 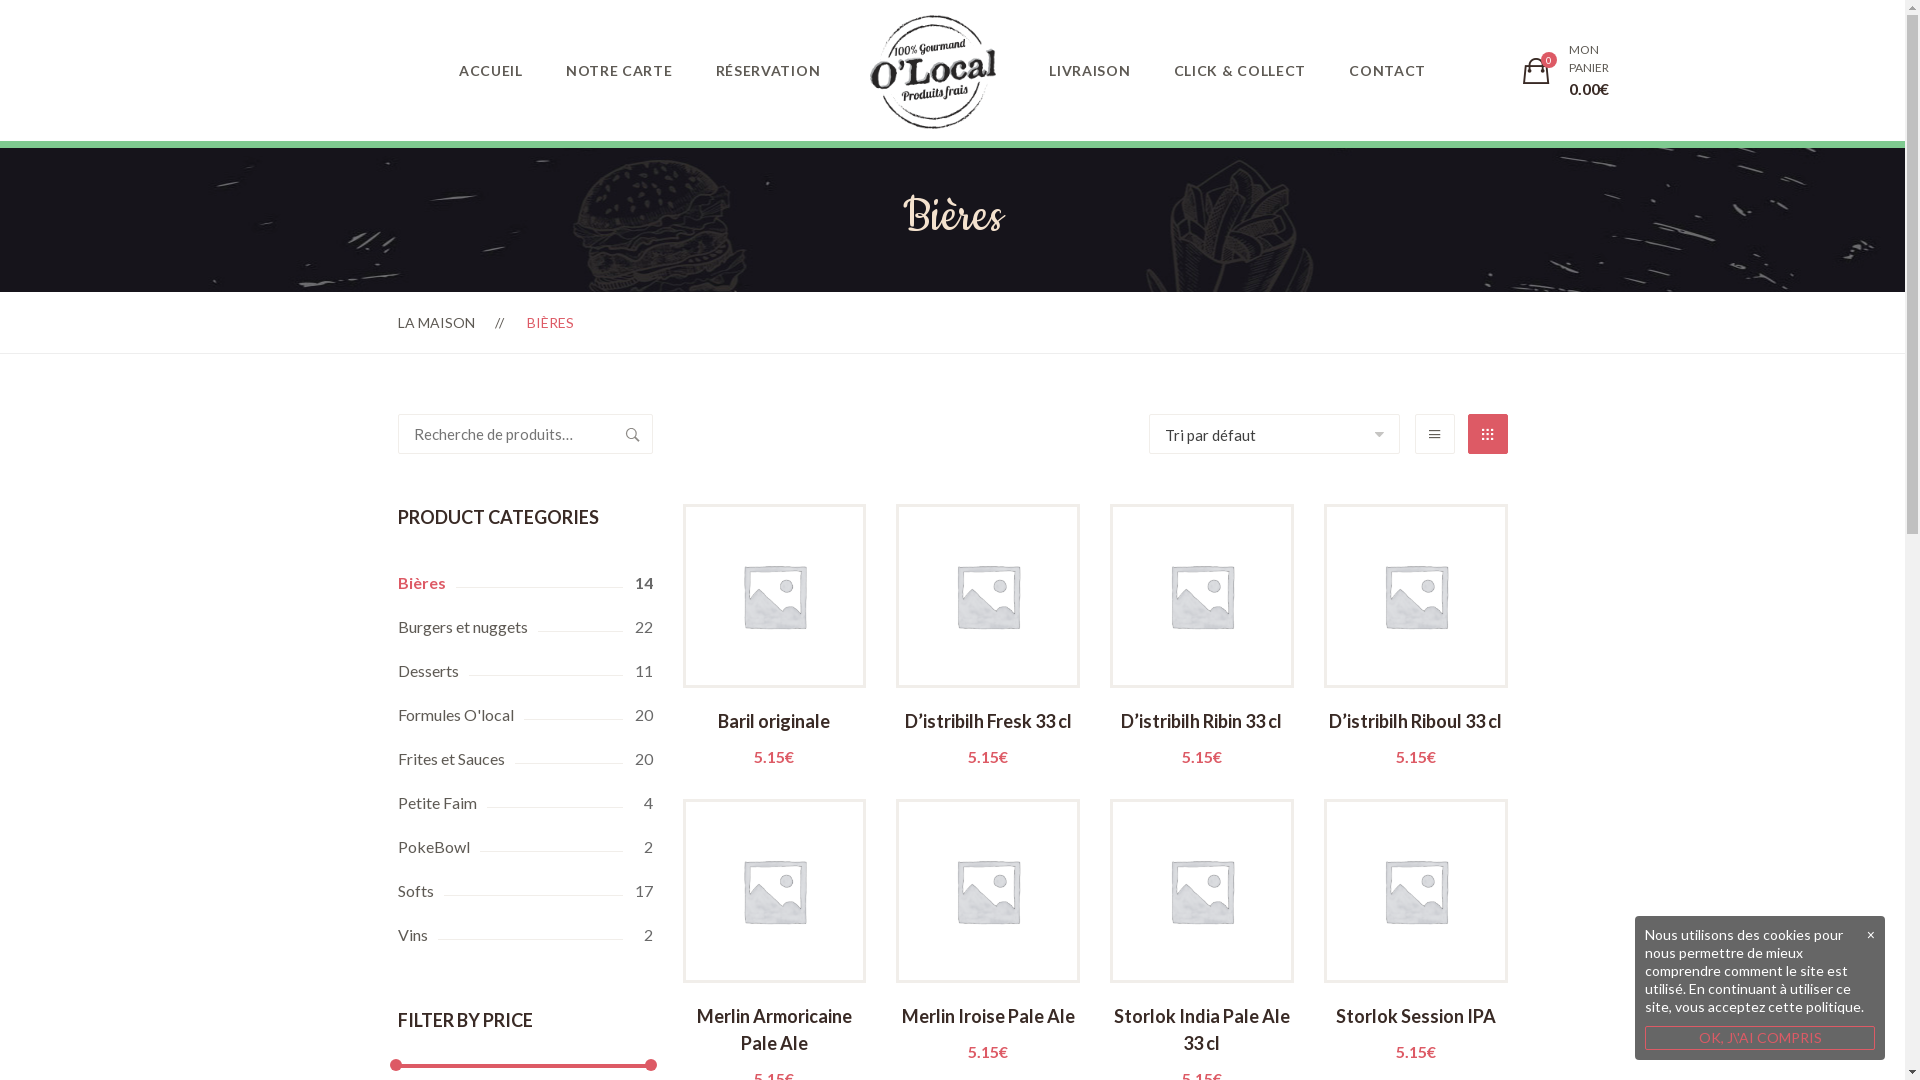 I want to click on 'Frites et Sauces', so click(x=525, y=759).